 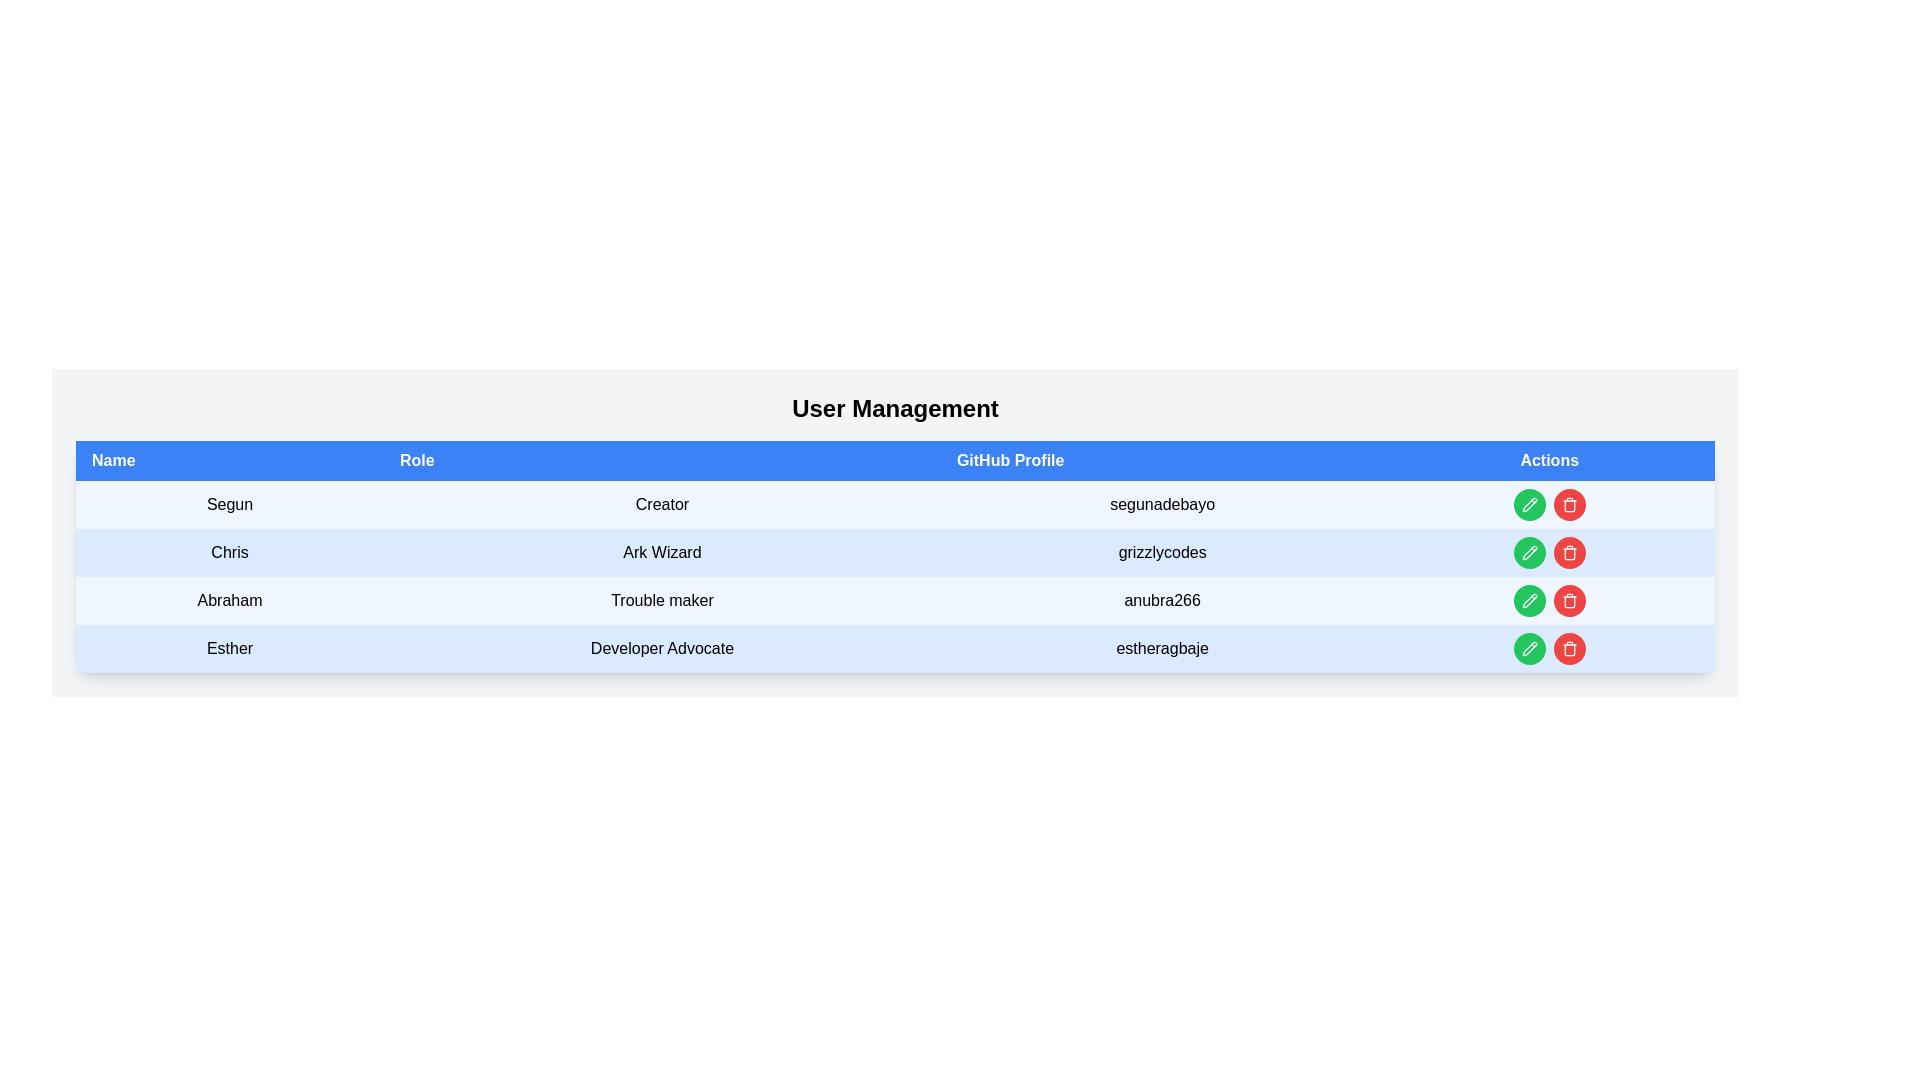 I want to click on the username 'grizzlycodes' in the second row of the user management table, so click(x=894, y=552).